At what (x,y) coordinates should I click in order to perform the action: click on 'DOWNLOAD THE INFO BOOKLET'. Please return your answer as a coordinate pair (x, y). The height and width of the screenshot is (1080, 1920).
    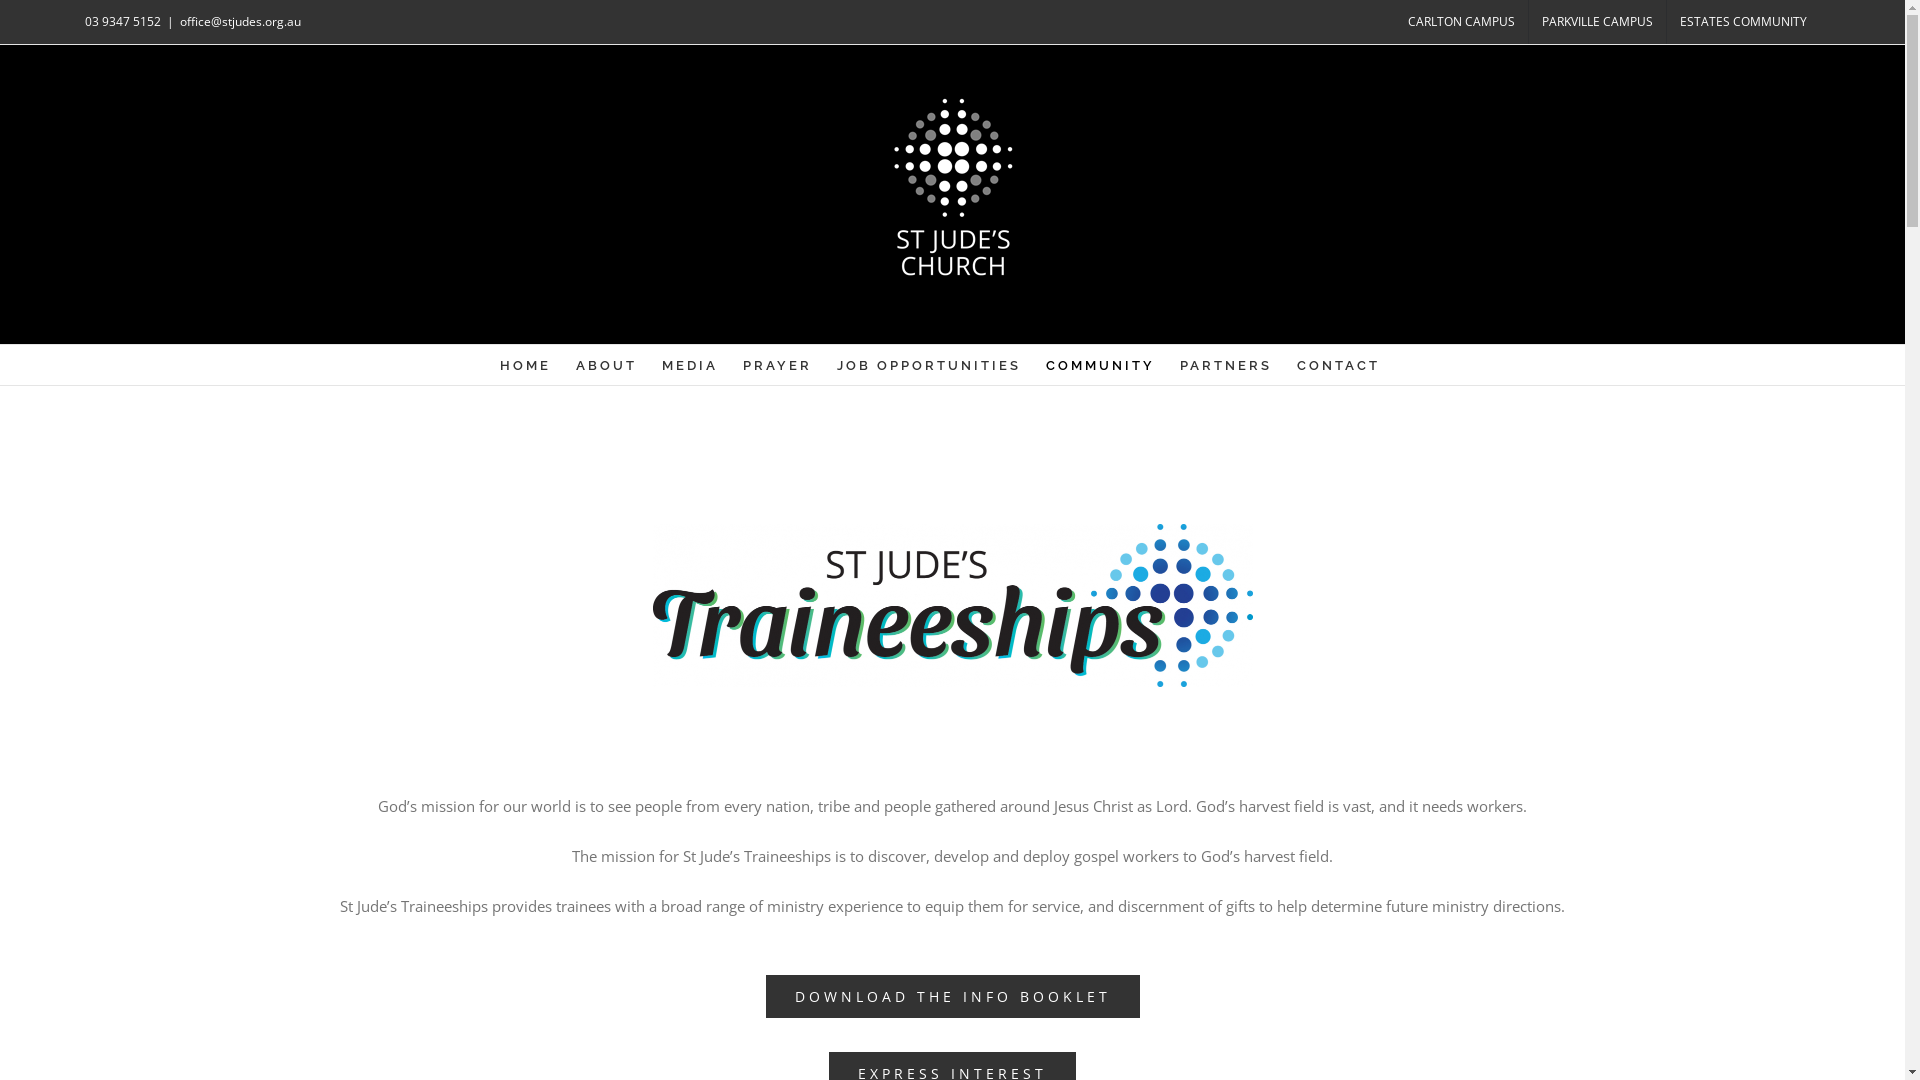
    Looking at the image, I should click on (952, 996).